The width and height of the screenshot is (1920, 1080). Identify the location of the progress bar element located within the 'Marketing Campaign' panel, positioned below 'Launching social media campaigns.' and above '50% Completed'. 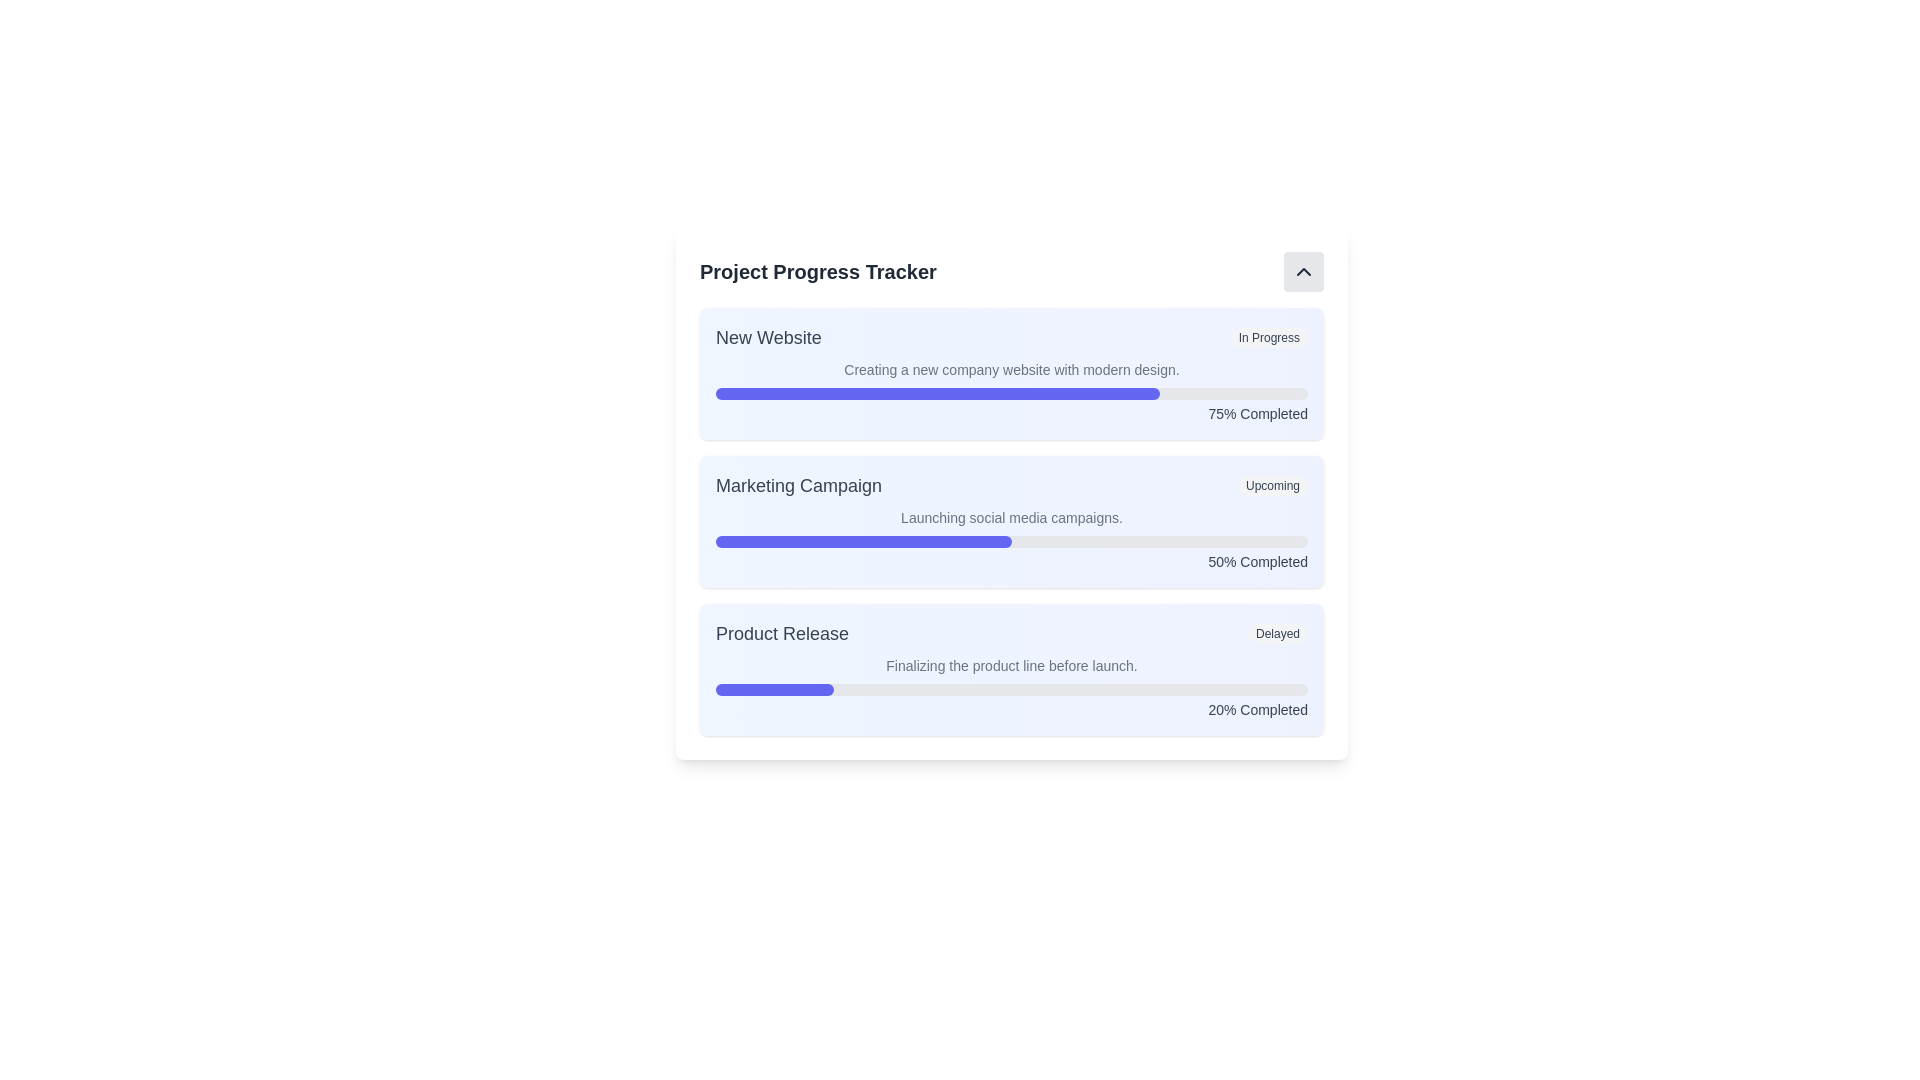
(1012, 542).